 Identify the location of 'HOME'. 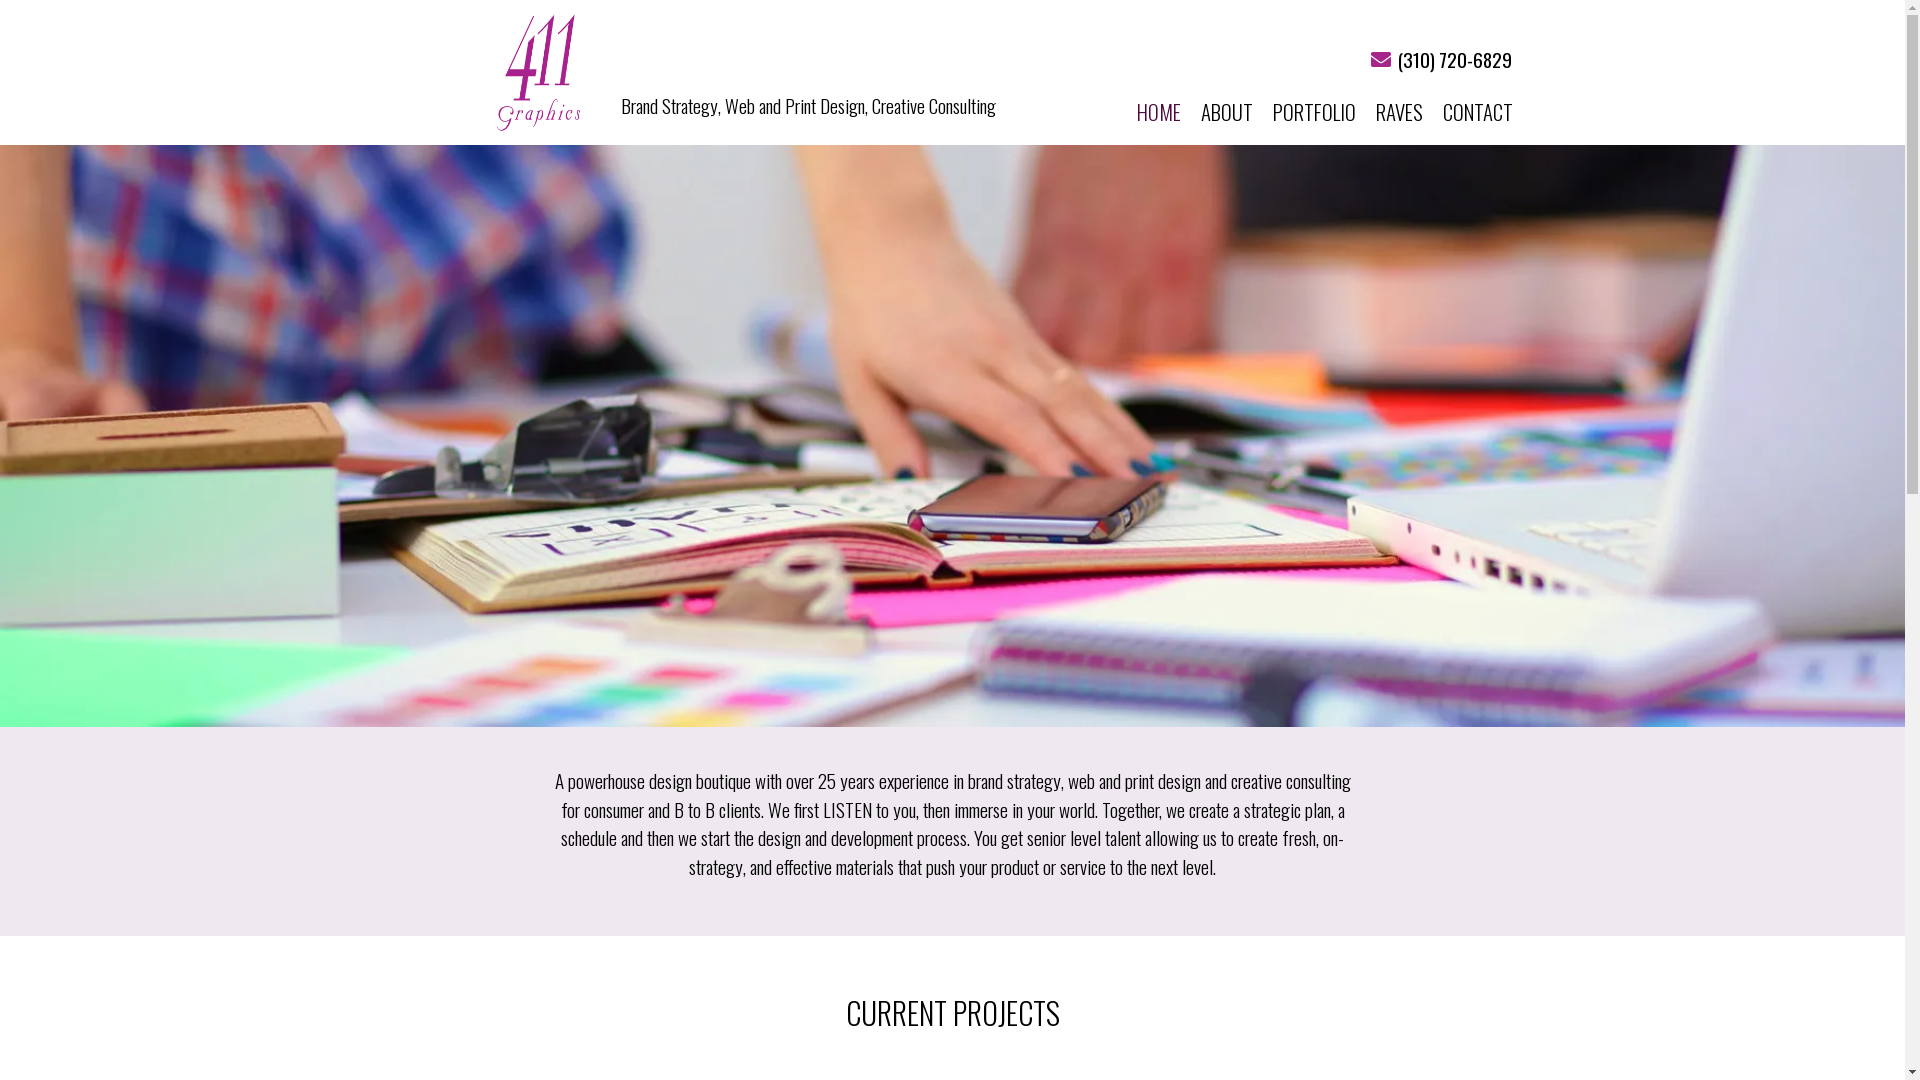
(1157, 111).